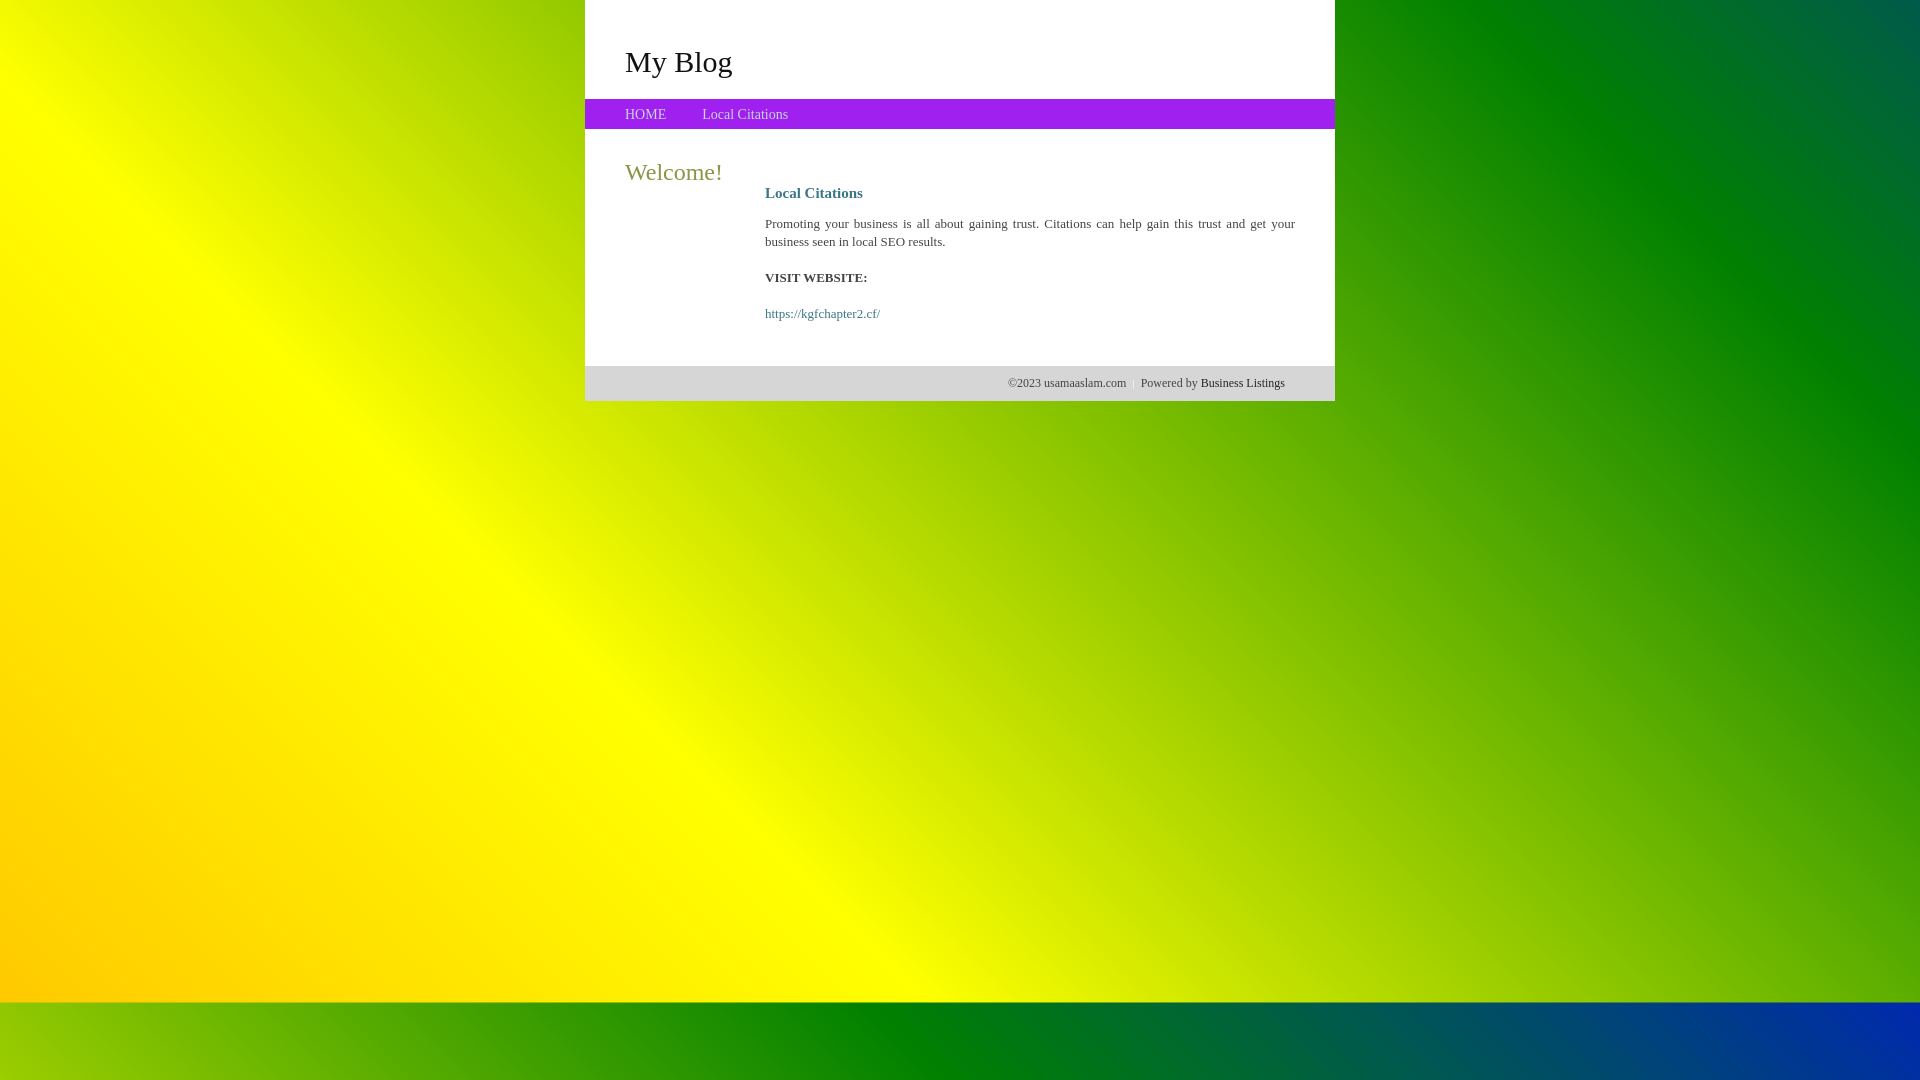  Describe the element at coordinates (701, 114) in the screenshot. I see `'Local Citations'` at that location.